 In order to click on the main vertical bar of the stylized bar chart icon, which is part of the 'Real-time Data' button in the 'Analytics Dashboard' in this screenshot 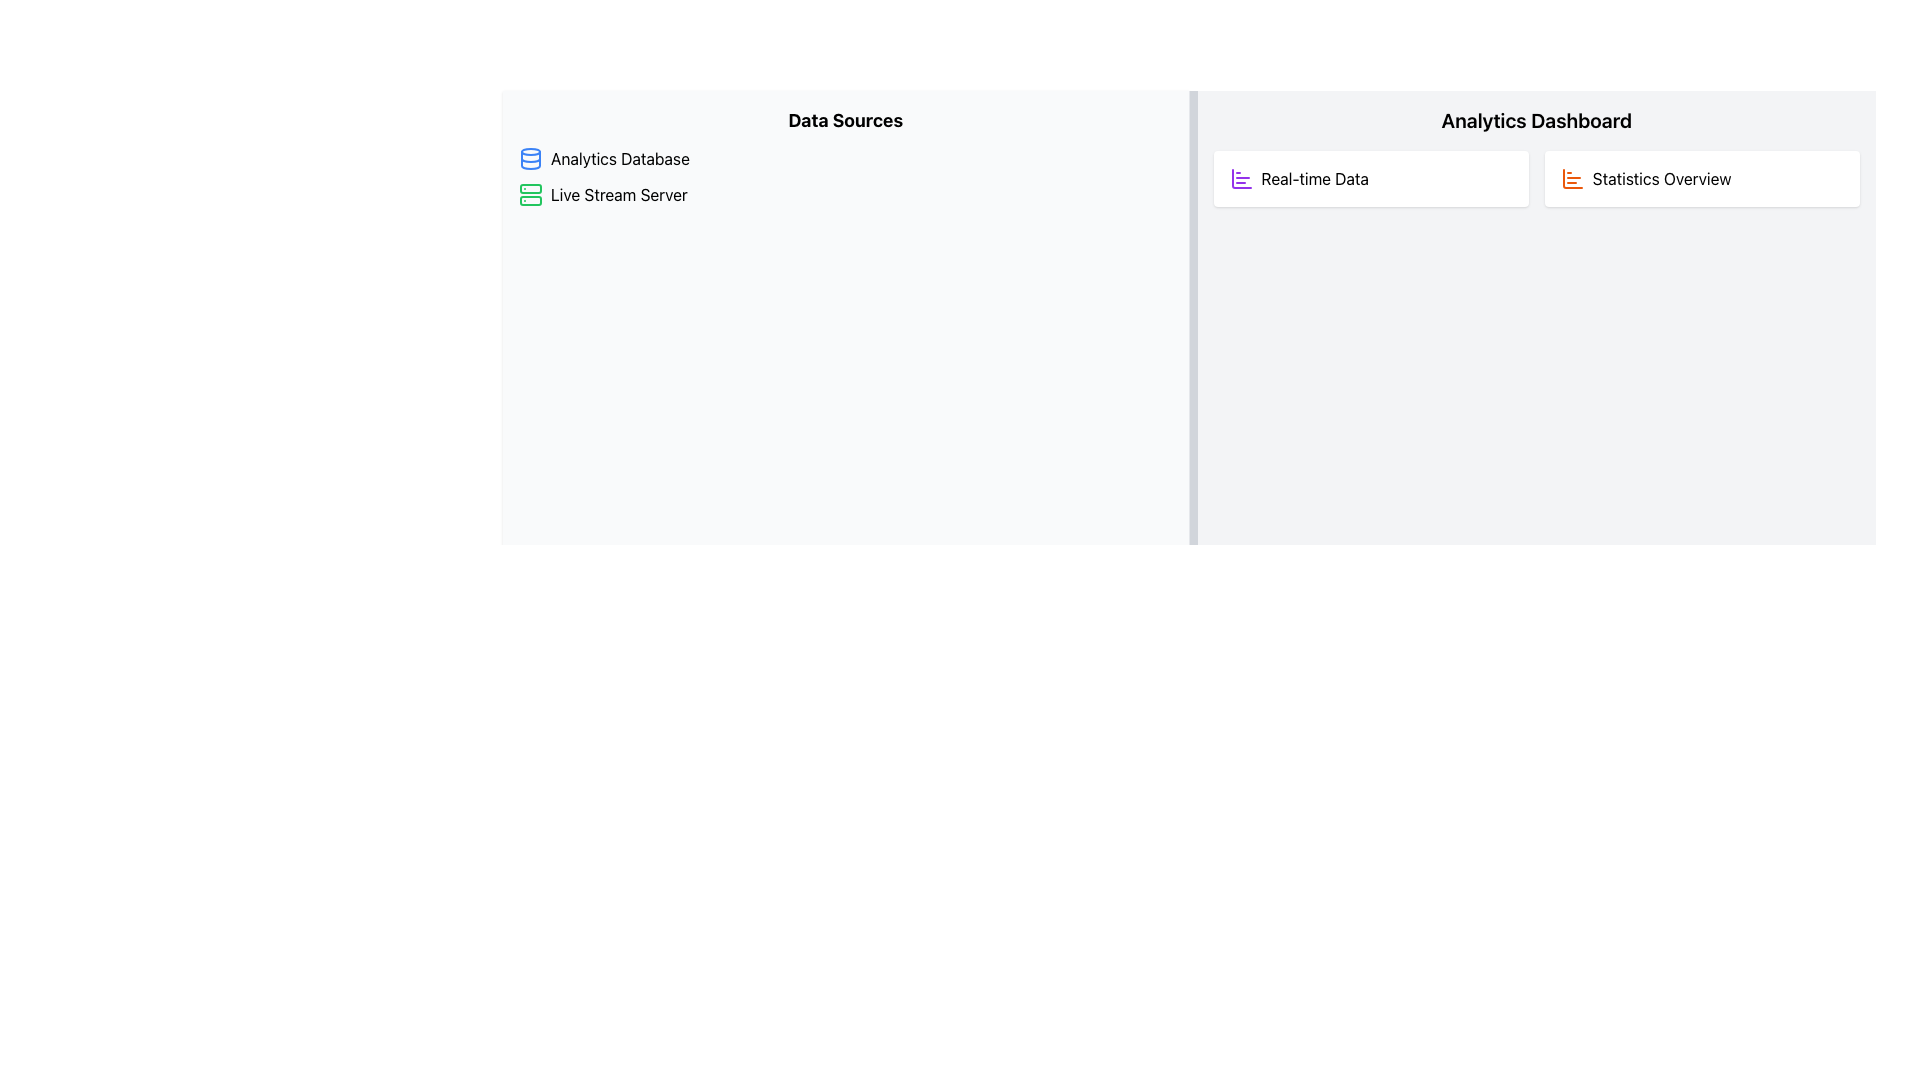, I will do `click(1240, 177)`.